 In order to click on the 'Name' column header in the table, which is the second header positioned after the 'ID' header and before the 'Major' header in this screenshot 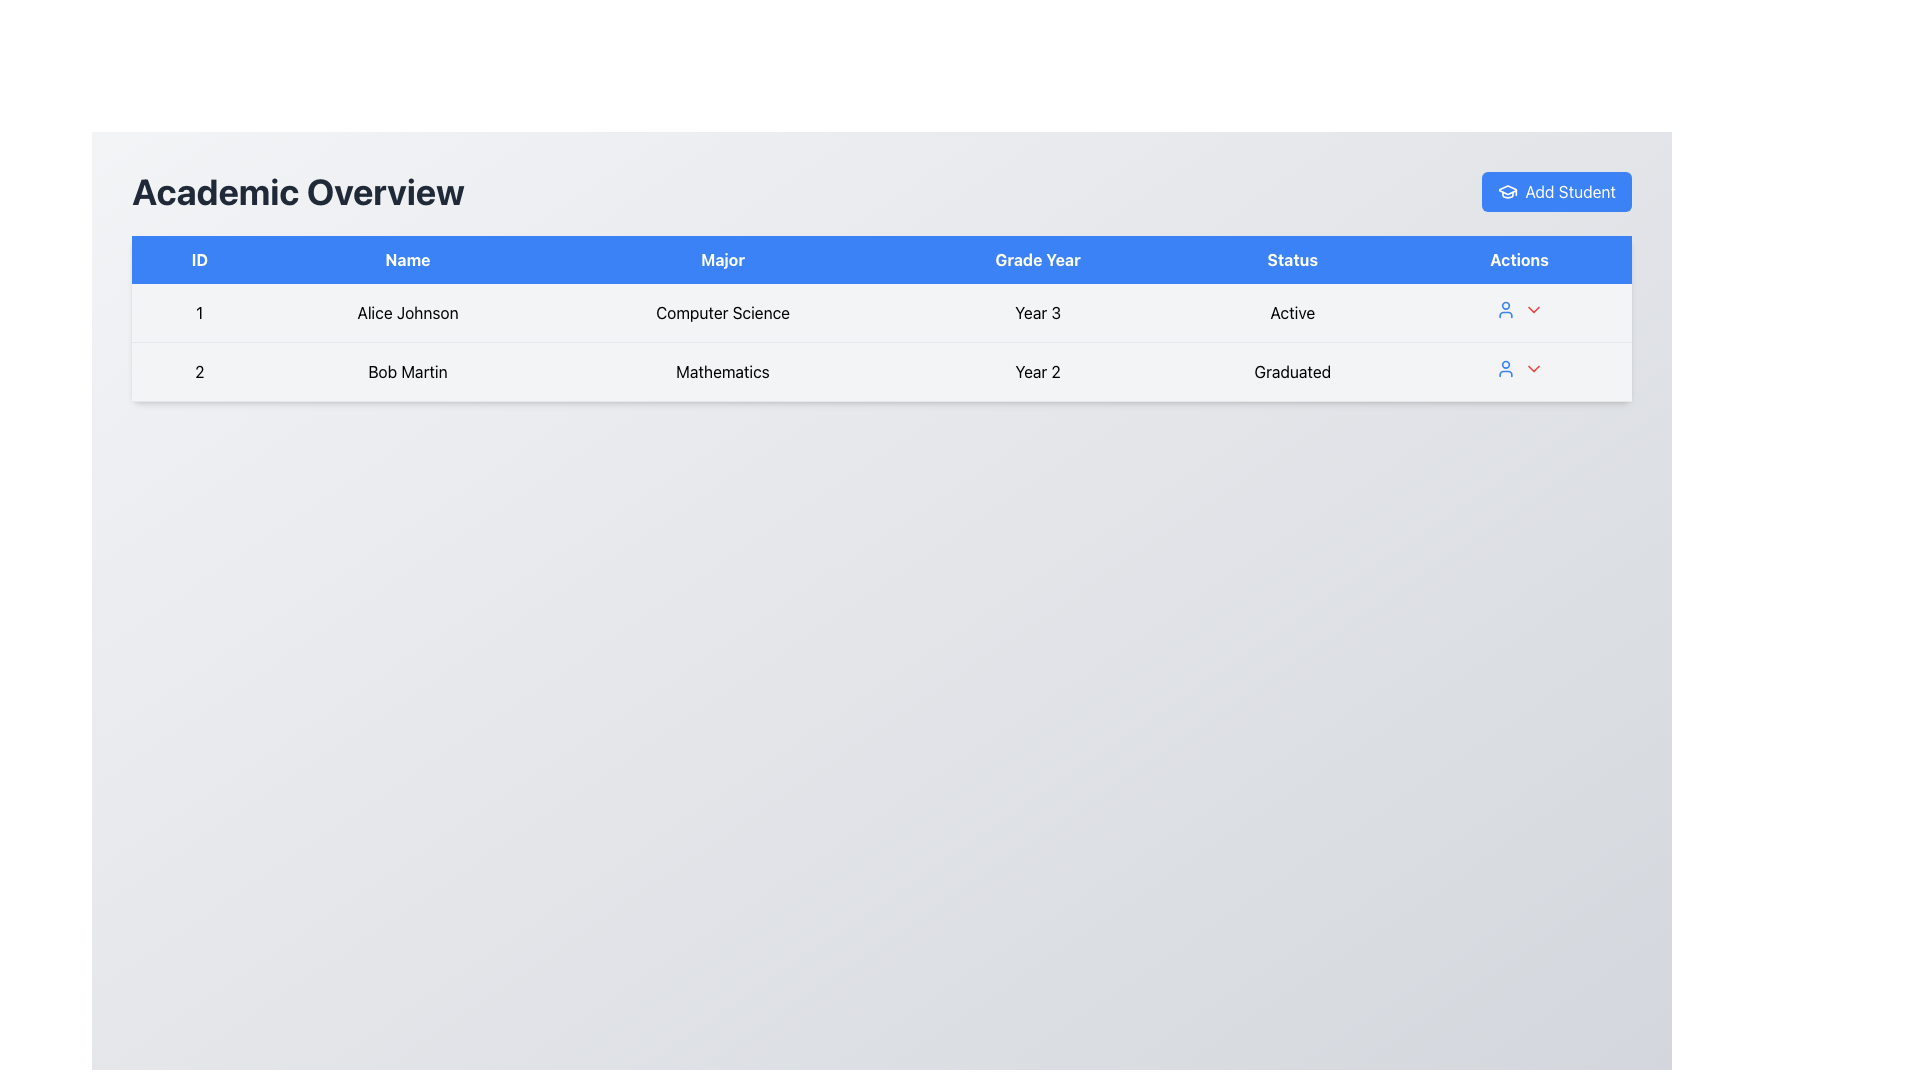, I will do `click(407, 258)`.